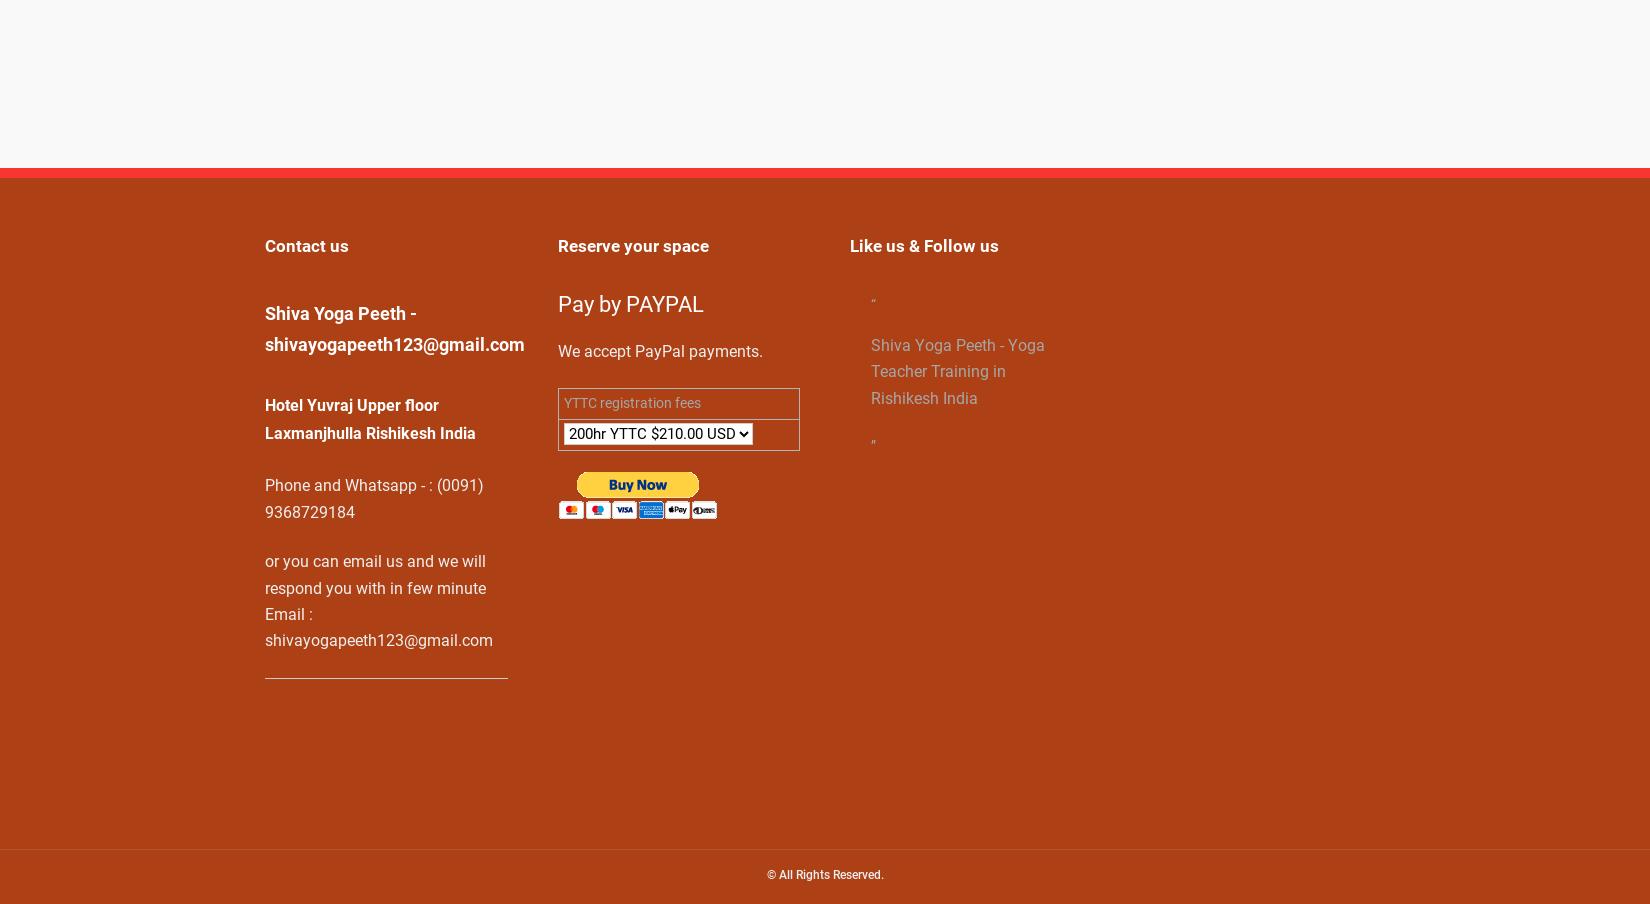 The width and height of the screenshot is (1650, 904). Describe the element at coordinates (374, 498) in the screenshot. I see `'Phone and Whatsapp - : (0091) 9368729184'` at that location.